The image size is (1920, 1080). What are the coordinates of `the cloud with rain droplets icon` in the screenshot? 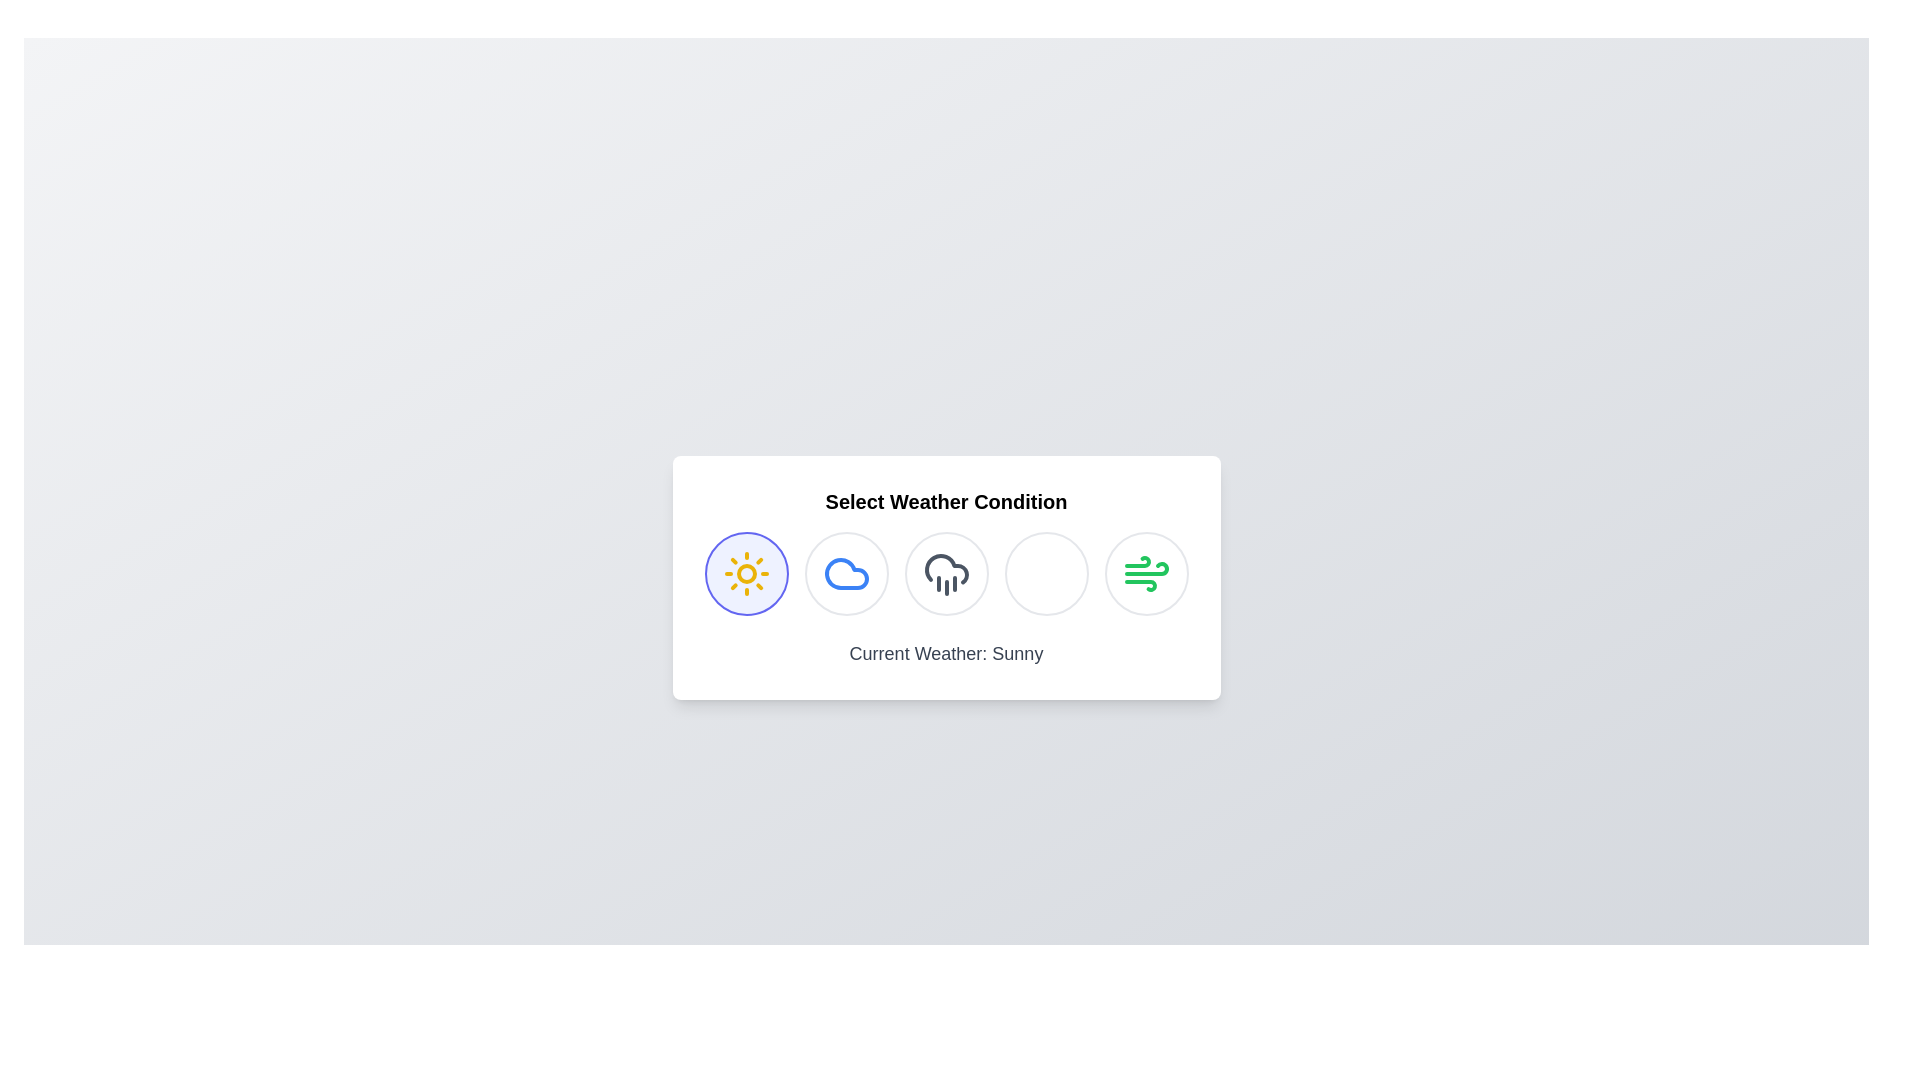 It's located at (945, 574).